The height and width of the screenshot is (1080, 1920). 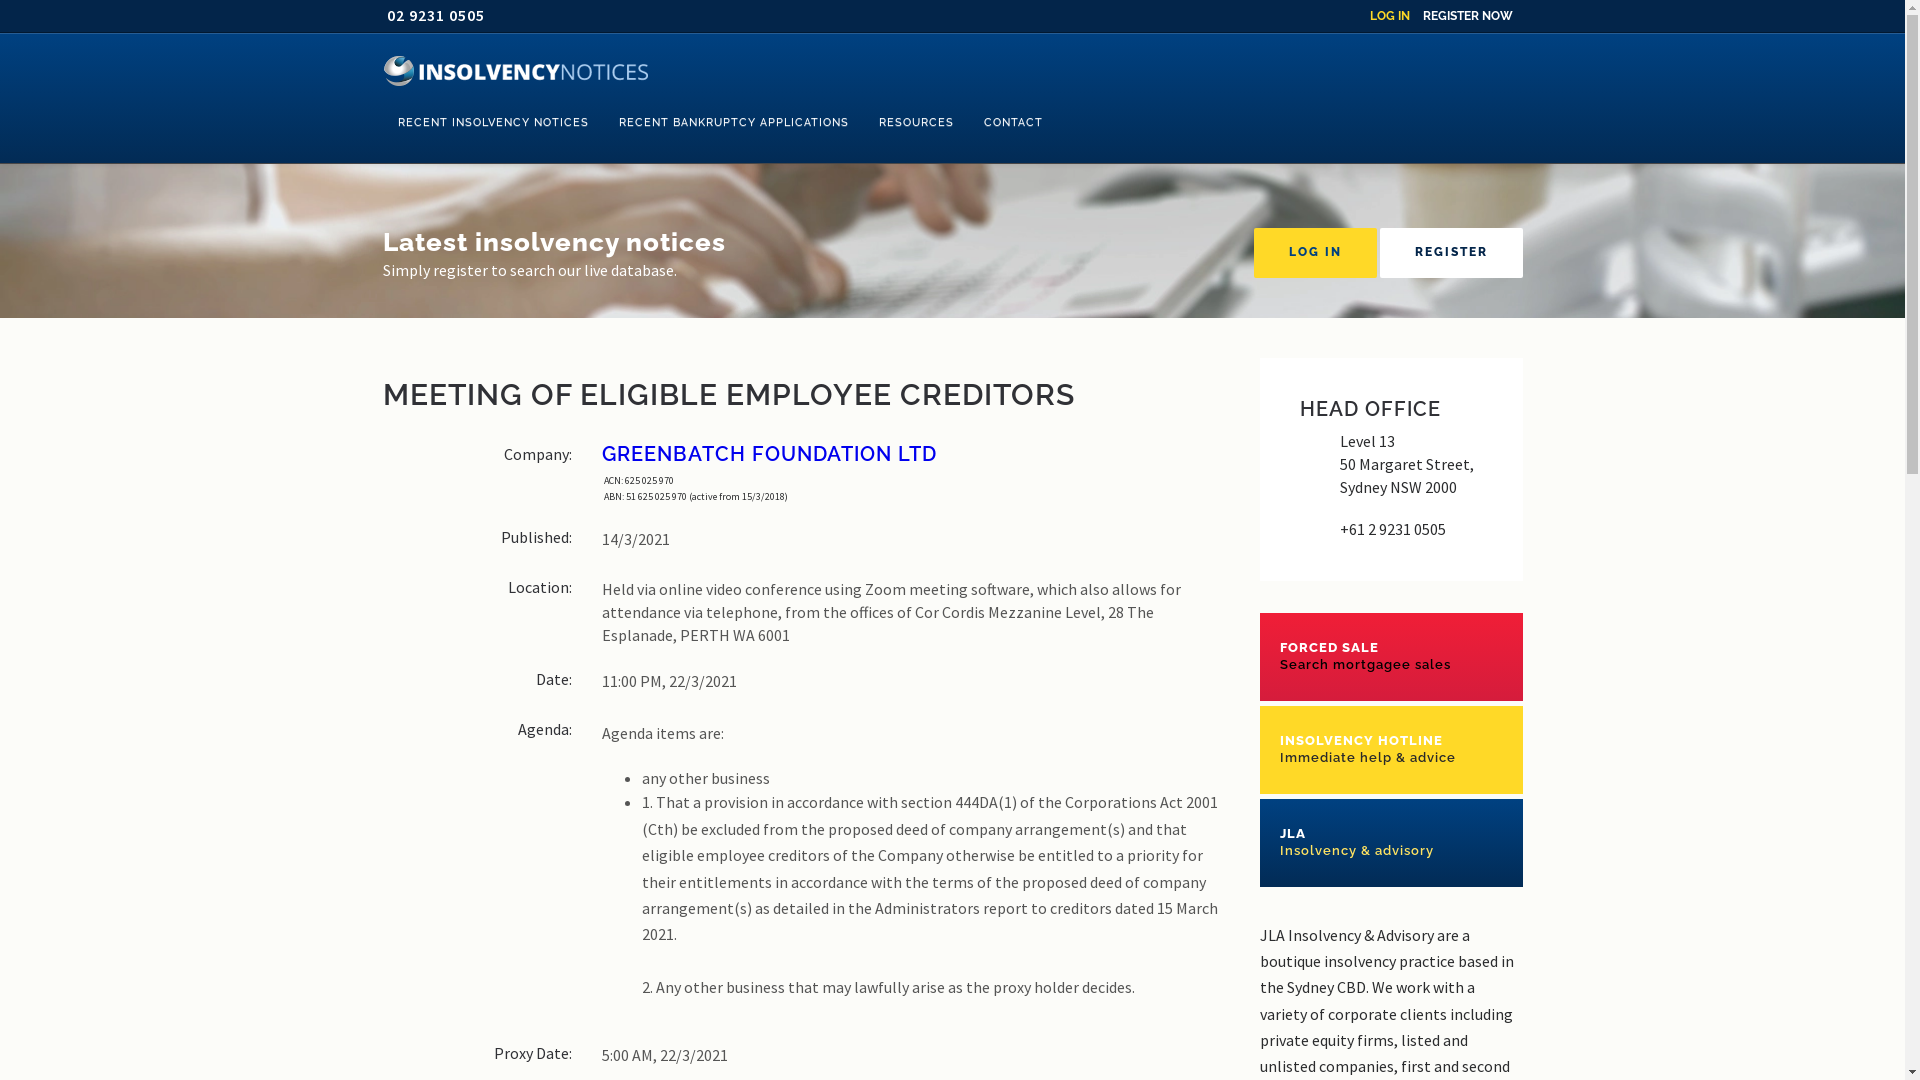 What do you see at coordinates (1012, 123) in the screenshot?
I see `'CONTACT'` at bounding box center [1012, 123].